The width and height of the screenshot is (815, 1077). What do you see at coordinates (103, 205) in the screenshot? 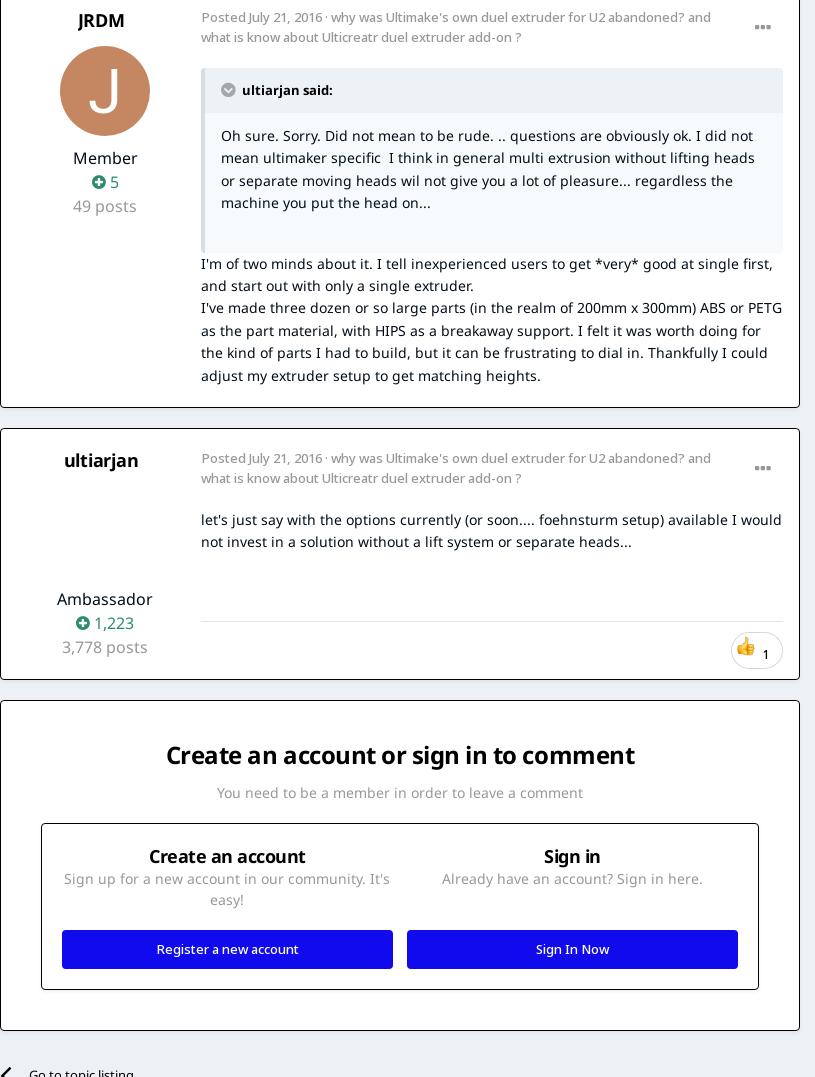
I see `'49 posts'` at bounding box center [103, 205].